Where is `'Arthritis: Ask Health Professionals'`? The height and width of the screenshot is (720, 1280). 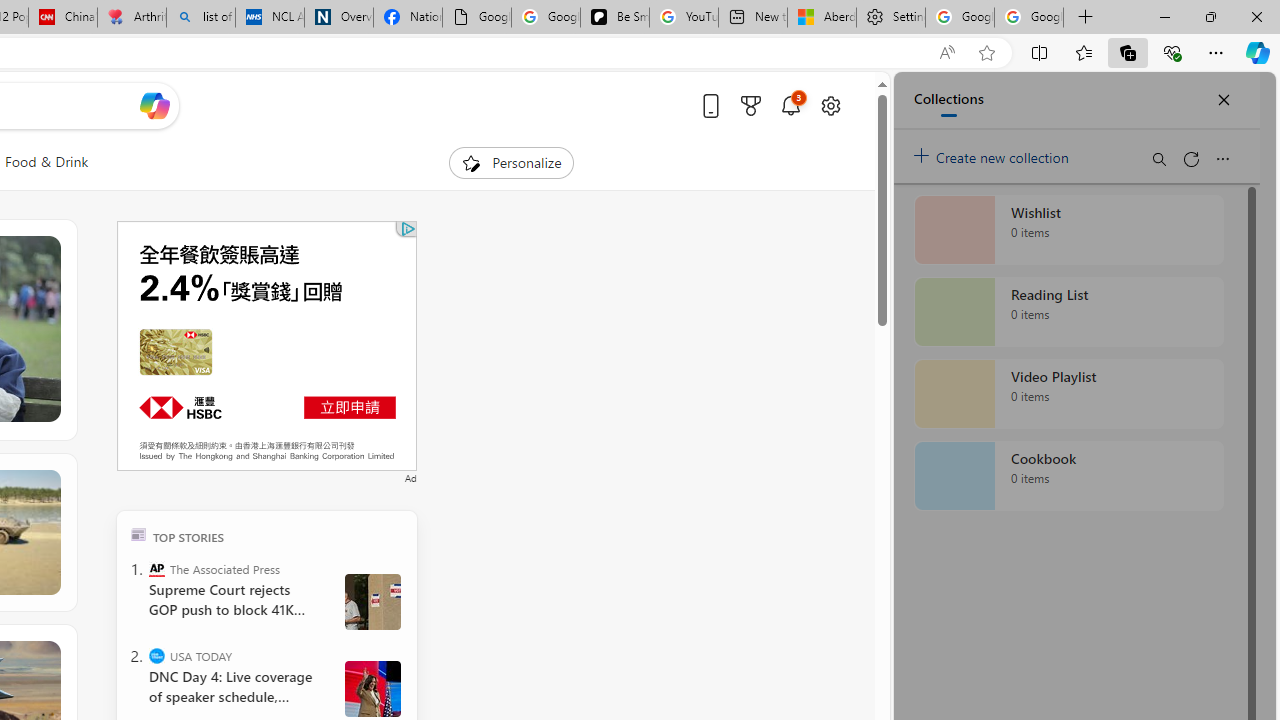 'Arthritis: Ask Health Professionals' is located at coordinates (131, 17).